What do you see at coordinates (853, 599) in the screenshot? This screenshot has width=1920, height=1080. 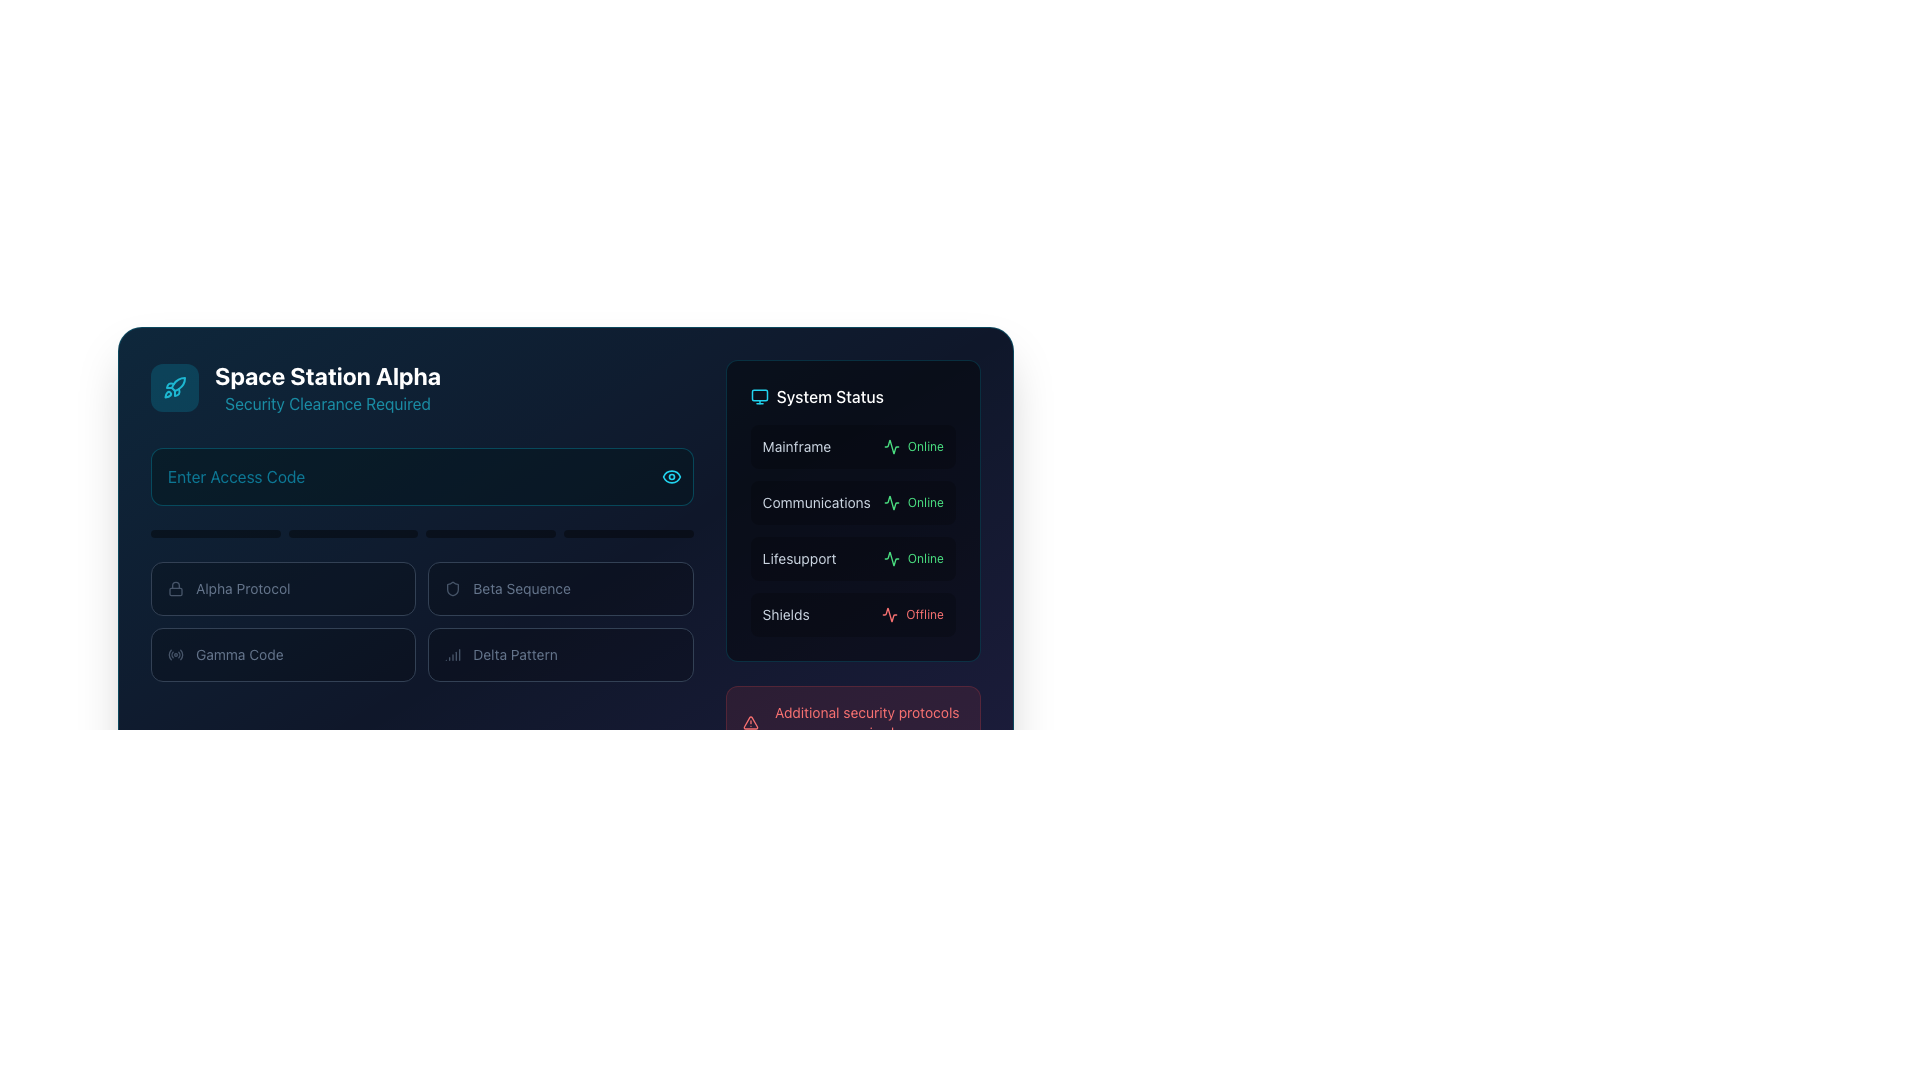 I see `the 'System Status' panel located on the right side of the interface, beneath 'Space Station Alpha', to view the status of various system components` at bounding box center [853, 599].